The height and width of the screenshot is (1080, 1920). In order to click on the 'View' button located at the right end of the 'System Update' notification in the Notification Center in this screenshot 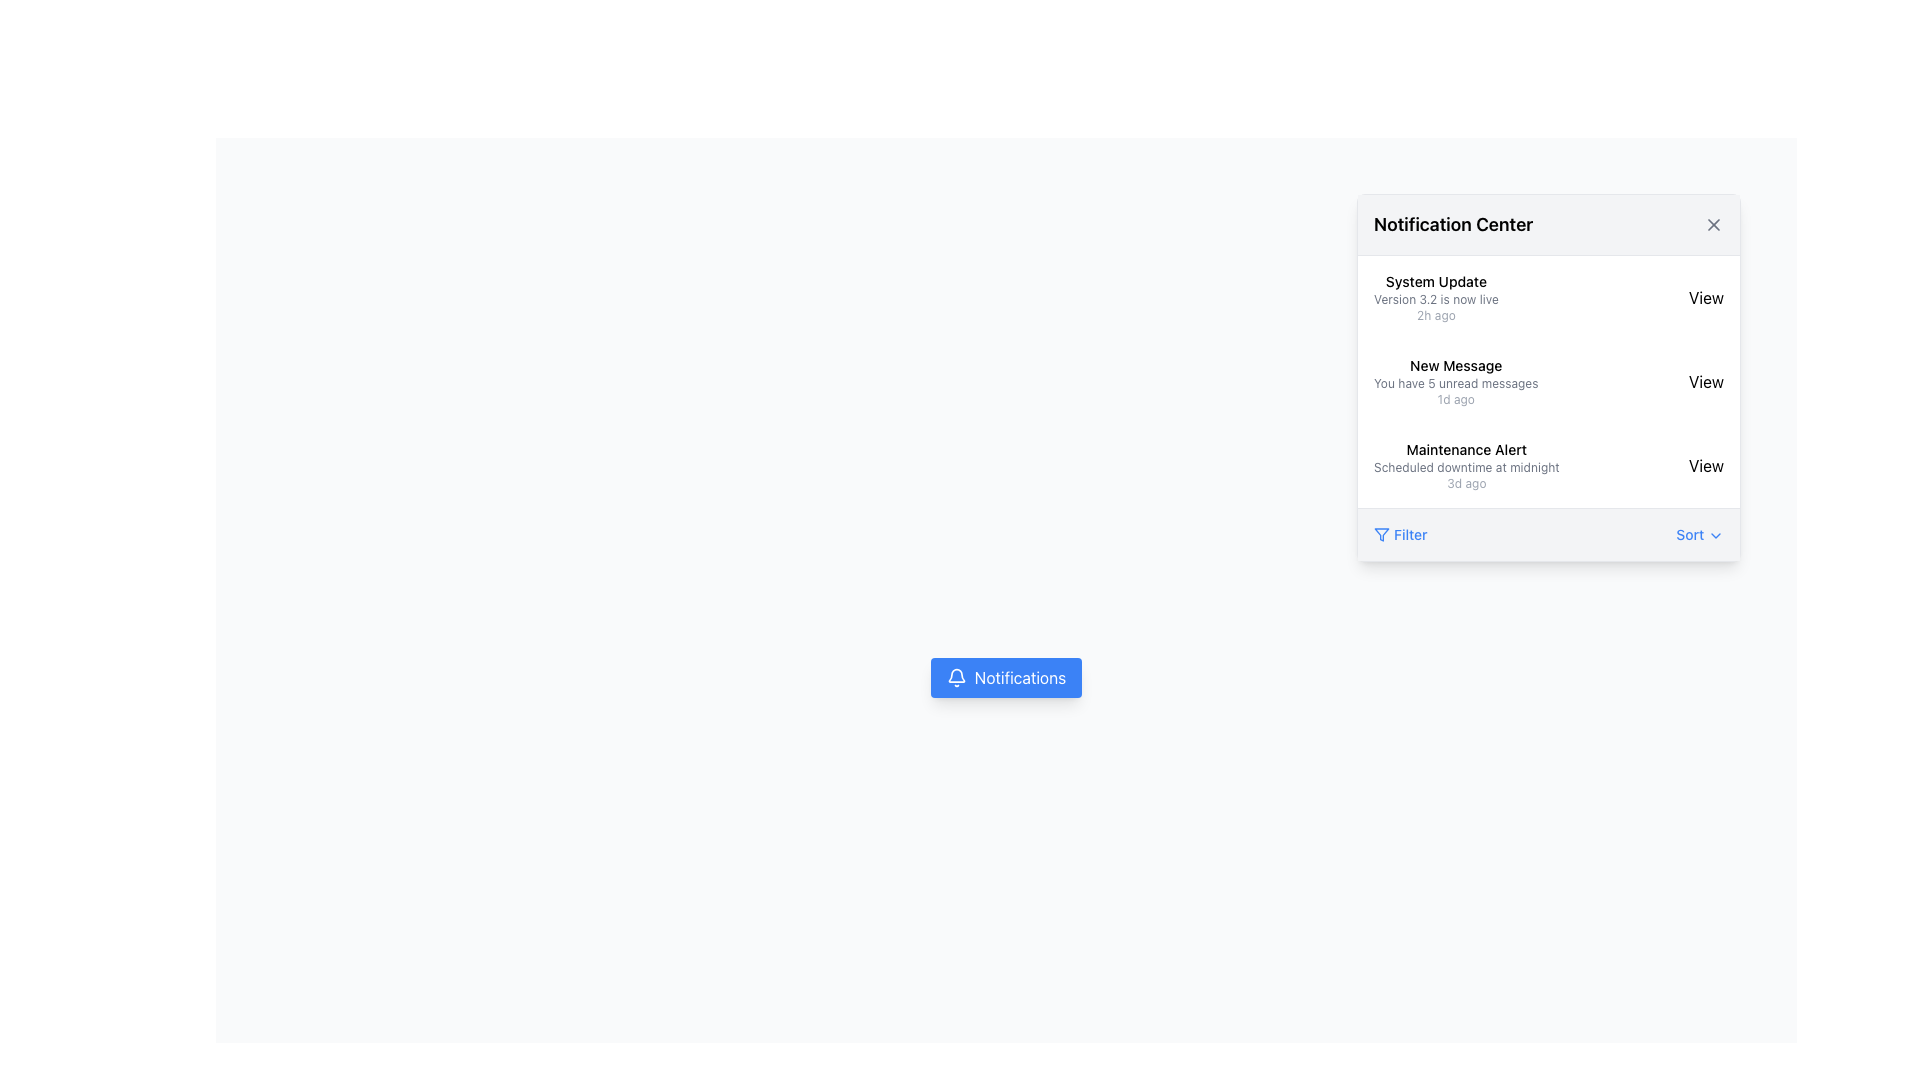, I will do `click(1705, 297)`.